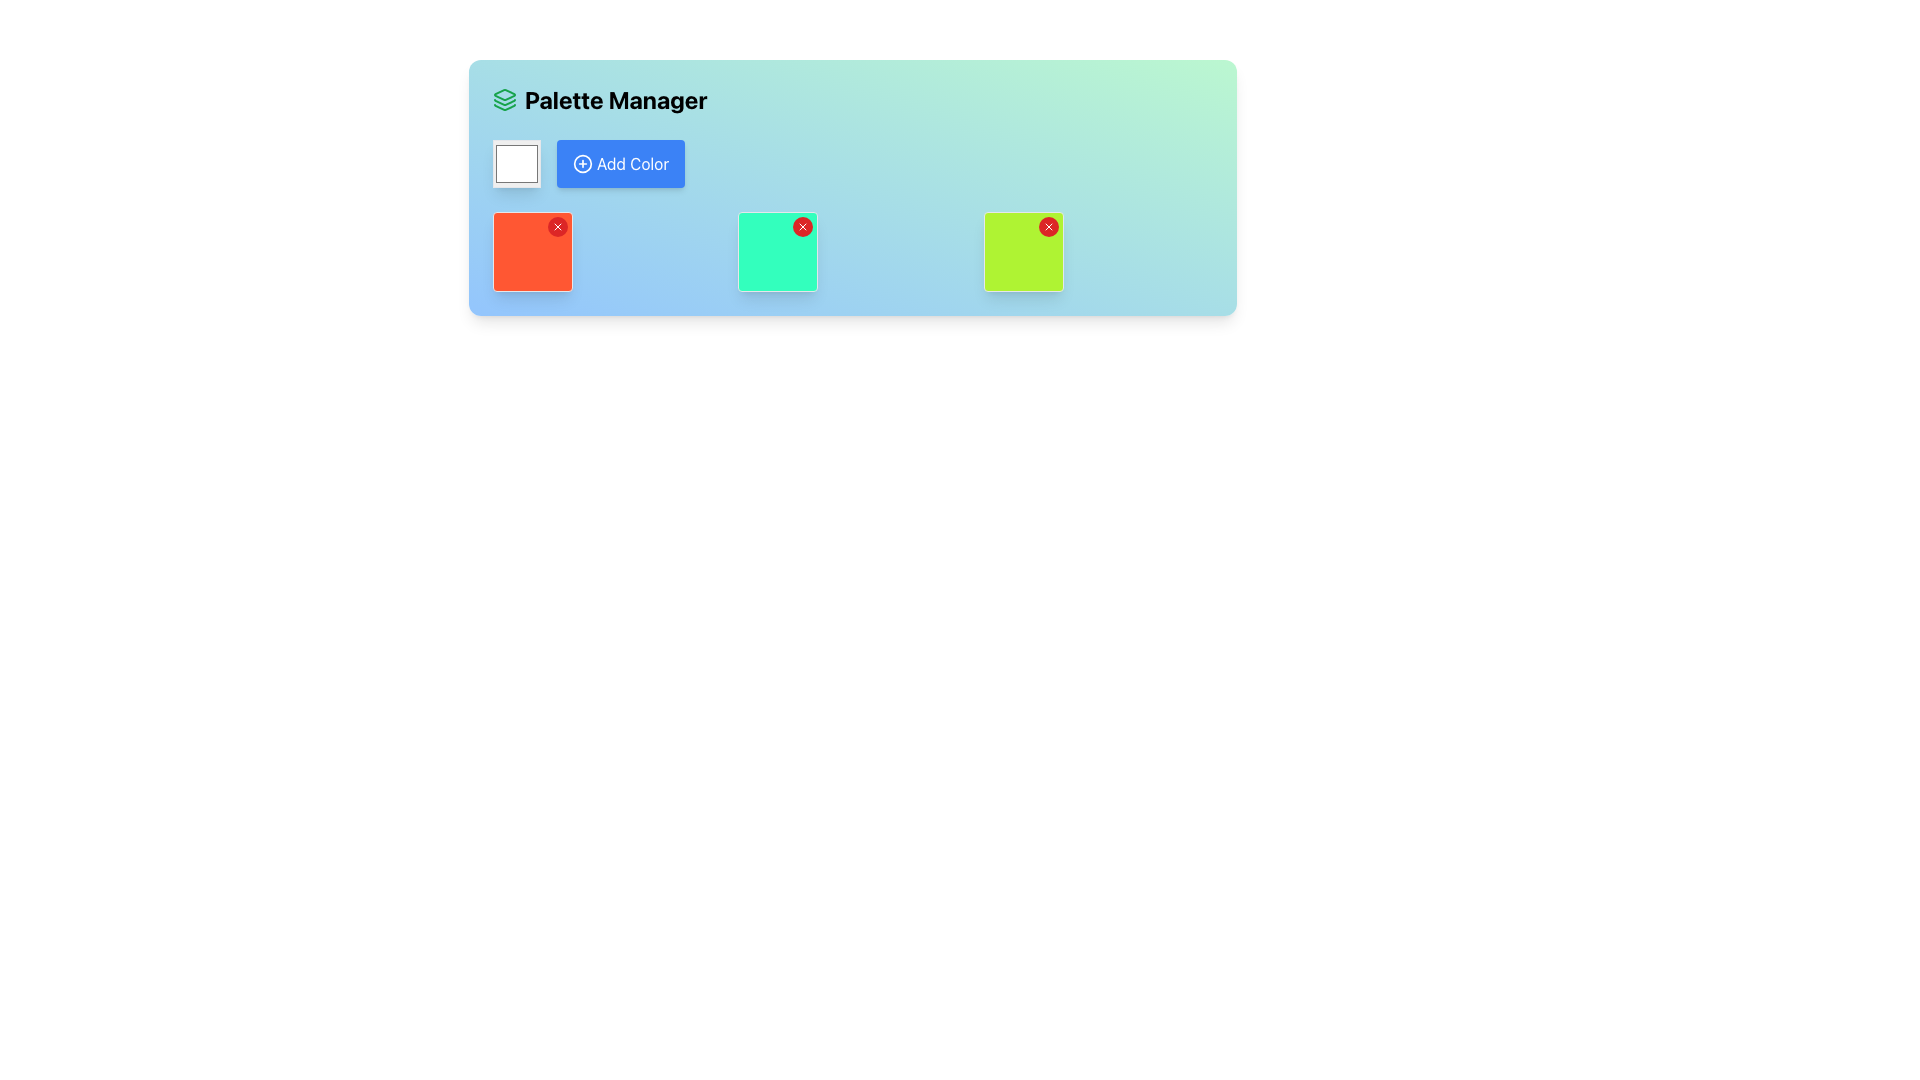  I want to click on the icon representing the 'Add Color' action, located to the left of the button's text in the upper part of the interface, so click(581, 163).